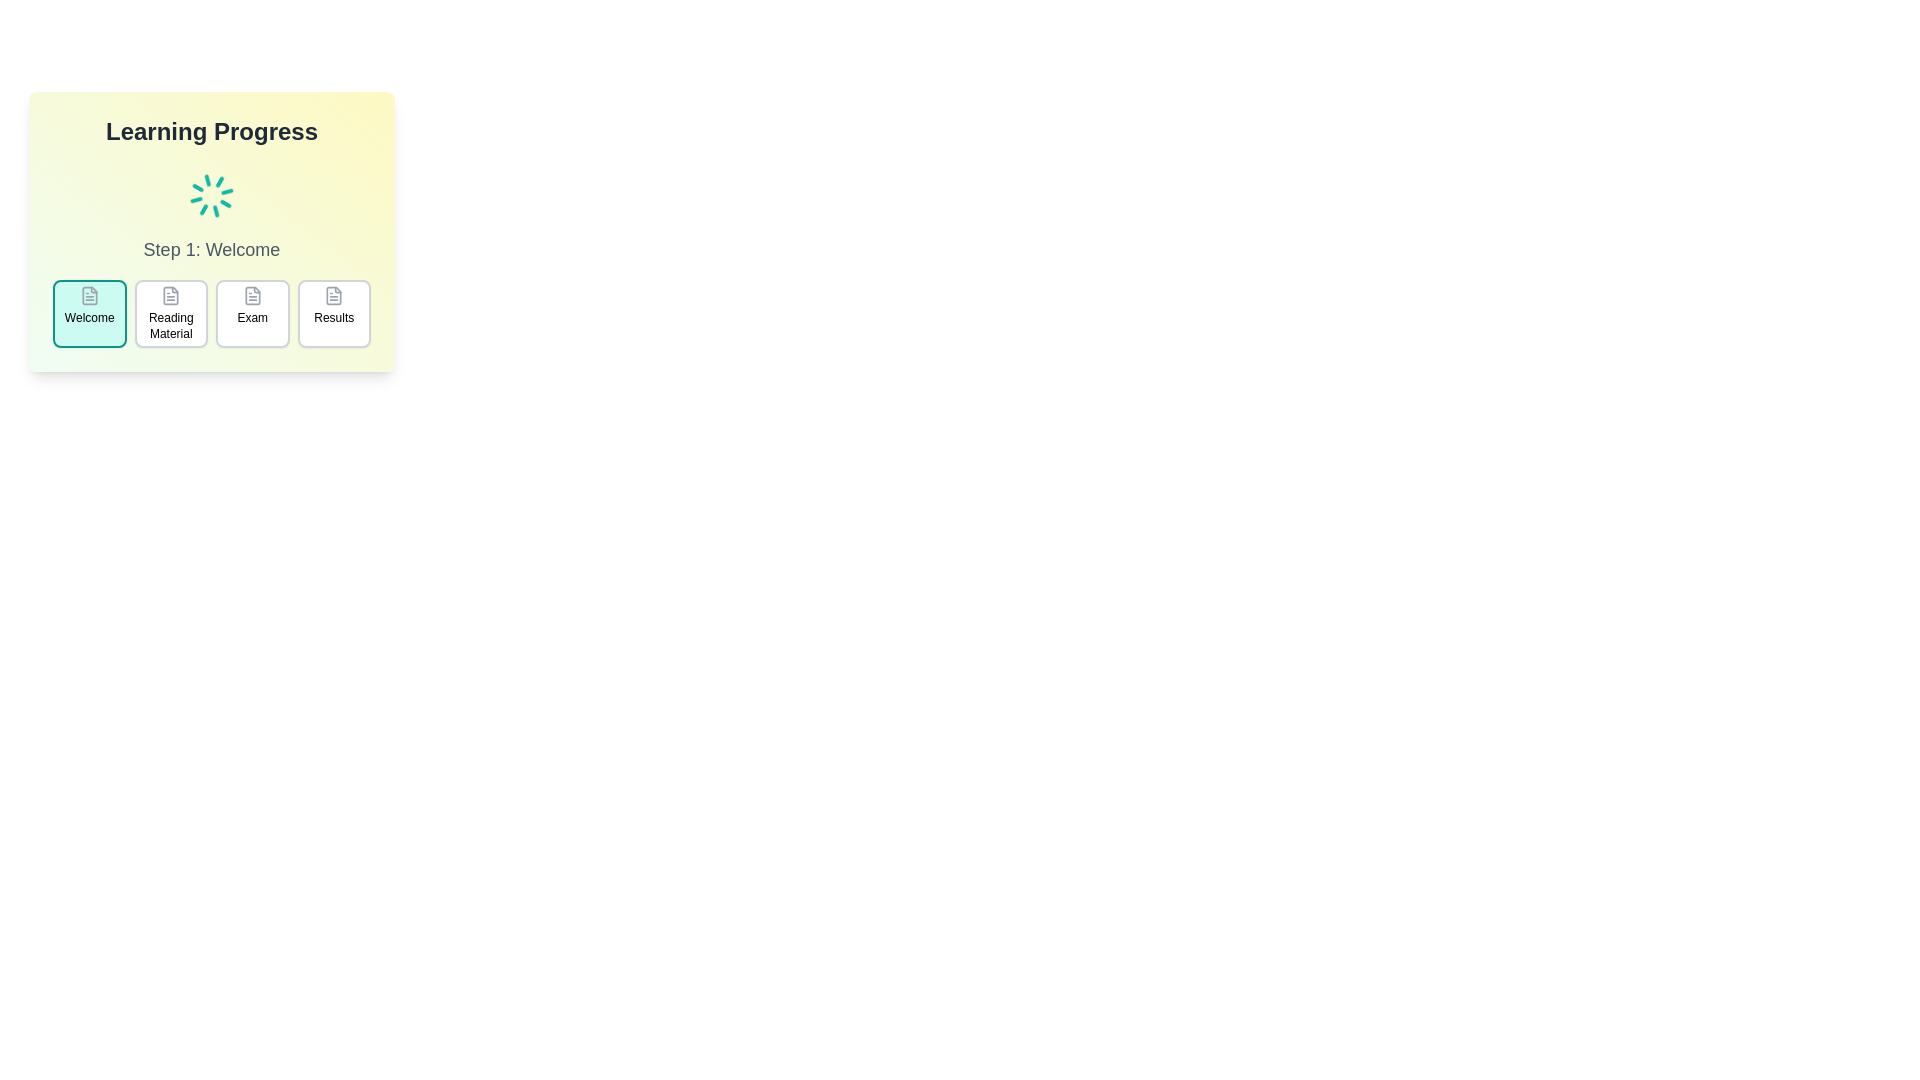 Image resolution: width=1920 pixels, height=1080 pixels. I want to click on the 'Results' icon located within the square button in the 'Learning Progress' section, so click(334, 296).